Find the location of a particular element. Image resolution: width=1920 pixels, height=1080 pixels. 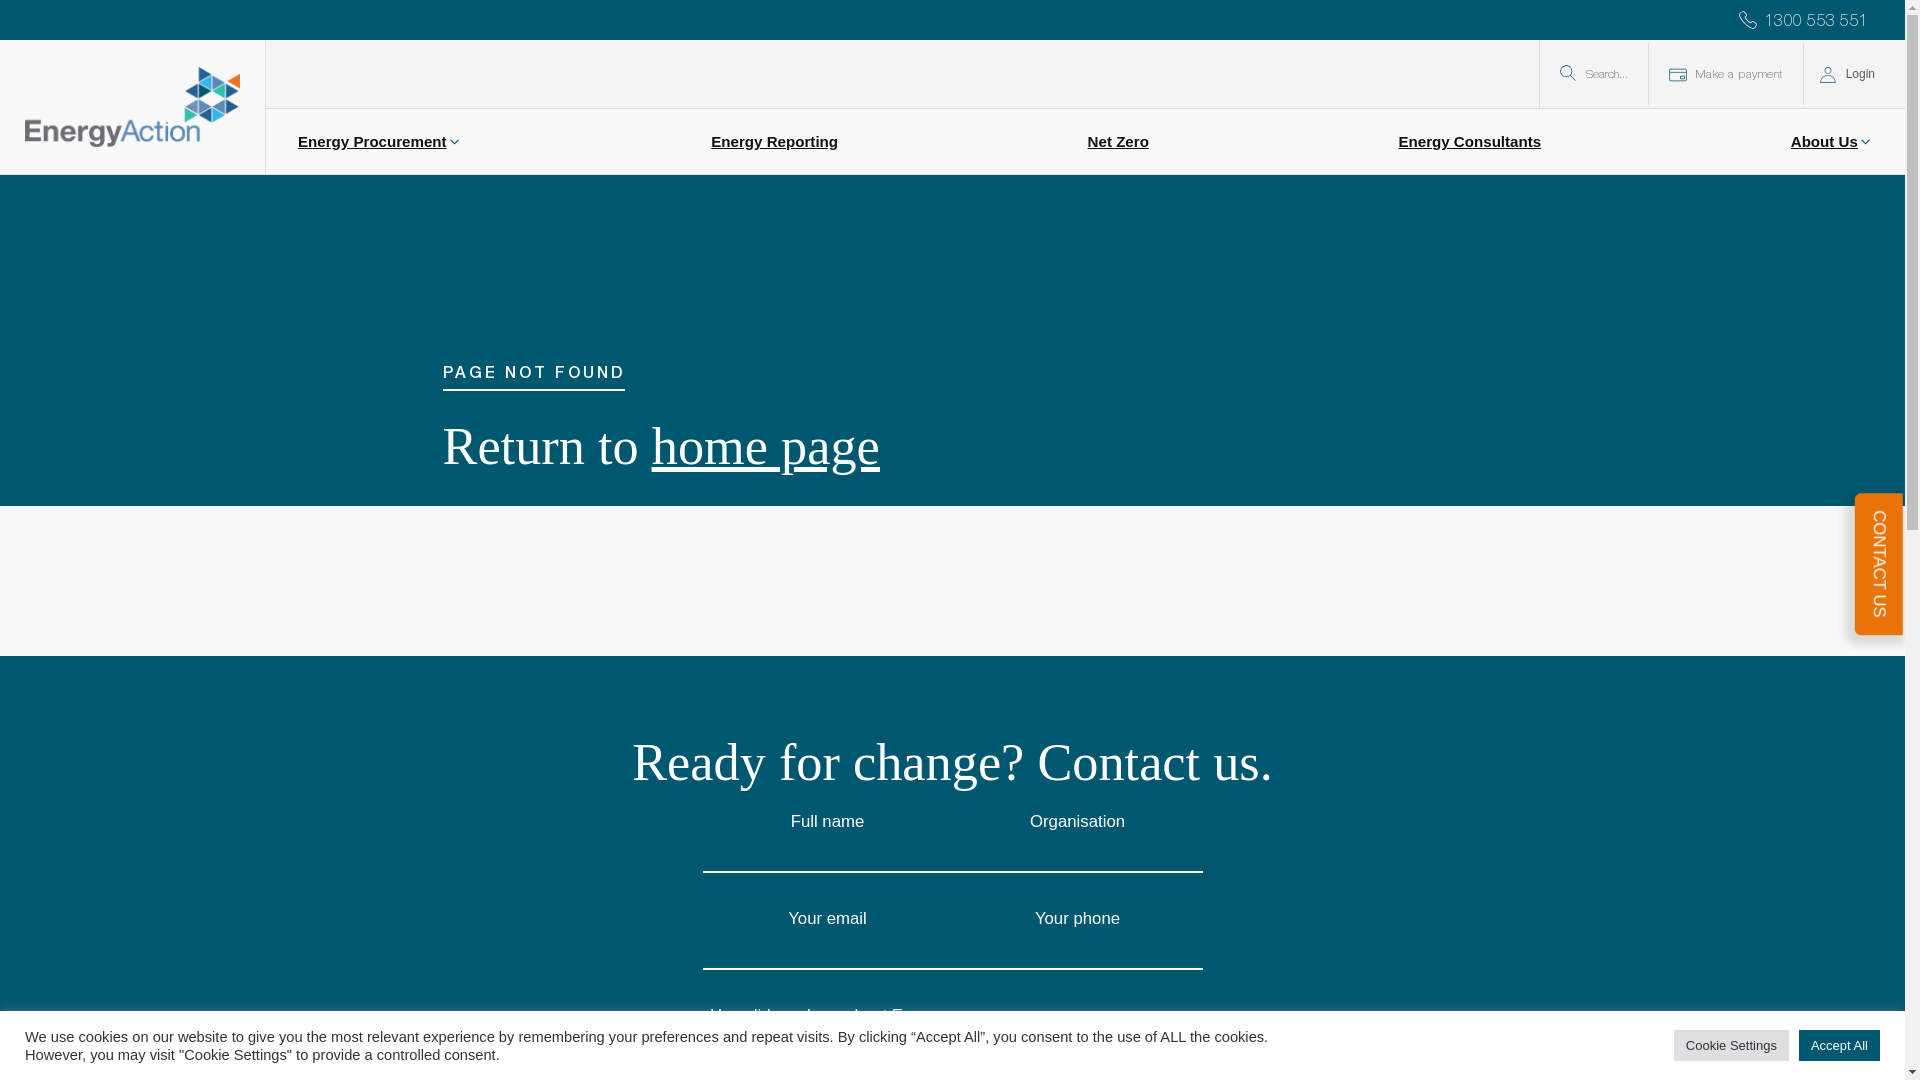

'Cookie Settings' is located at coordinates (1730, 1044).